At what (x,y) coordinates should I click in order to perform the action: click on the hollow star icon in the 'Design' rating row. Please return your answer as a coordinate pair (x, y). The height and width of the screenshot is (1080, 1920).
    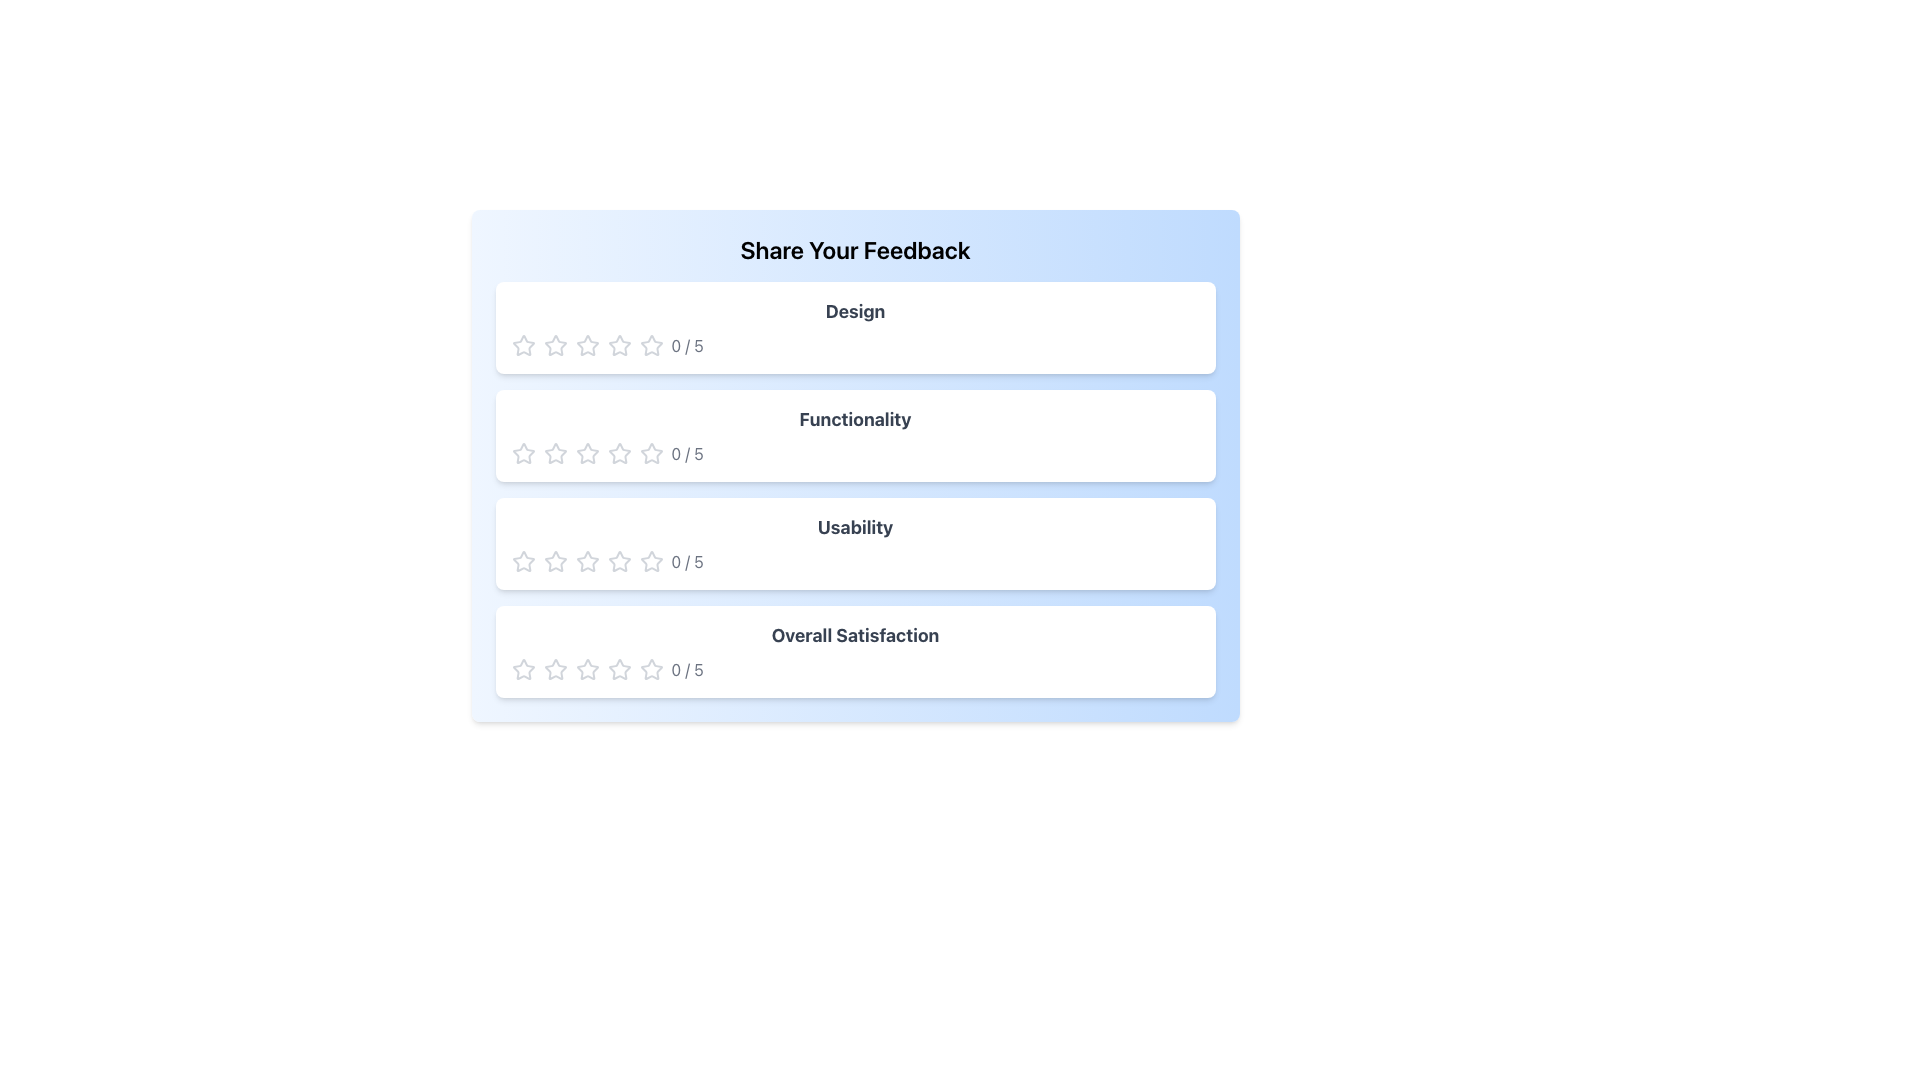
    Looking at the image, I should click on (523, 344).